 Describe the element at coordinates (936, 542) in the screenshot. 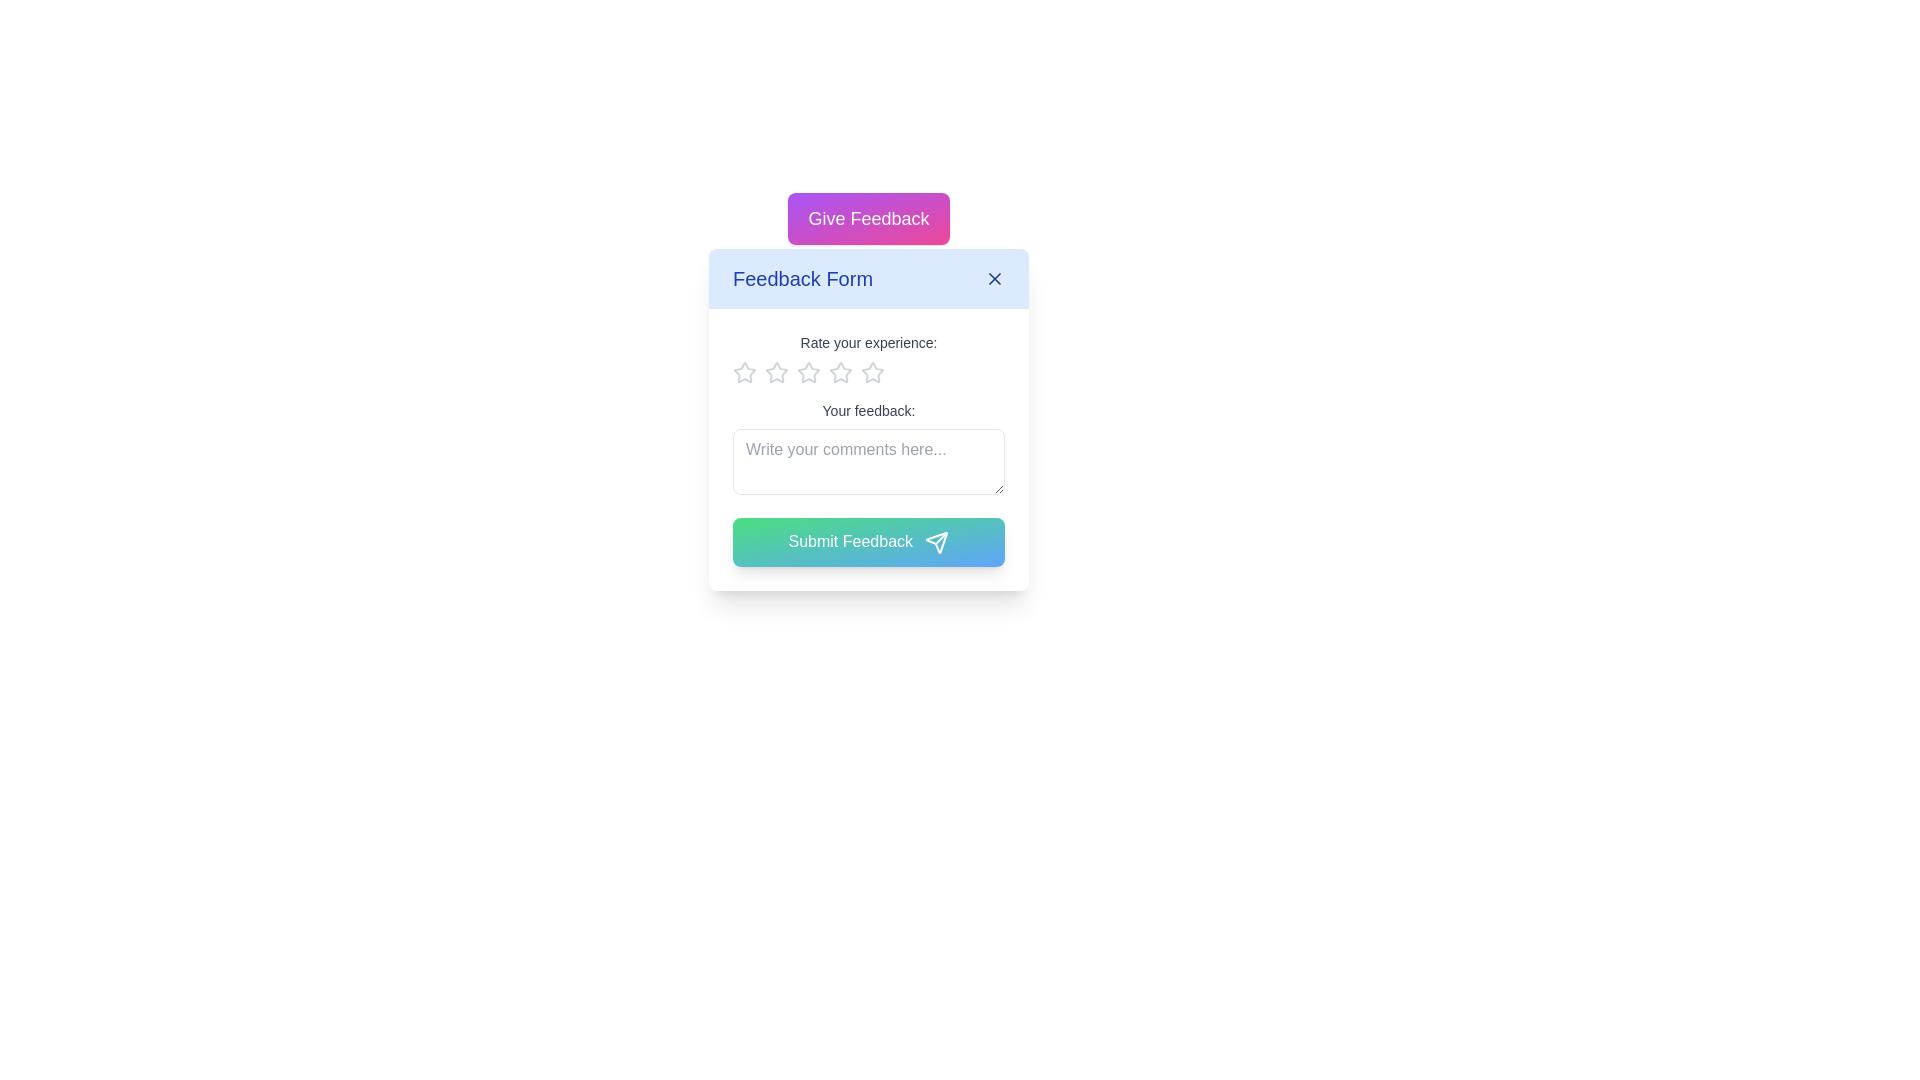

I see `the triangular 'send' icon located at the bottom-right corner of the 'Submit Feedback' button to send feedback` at that location.